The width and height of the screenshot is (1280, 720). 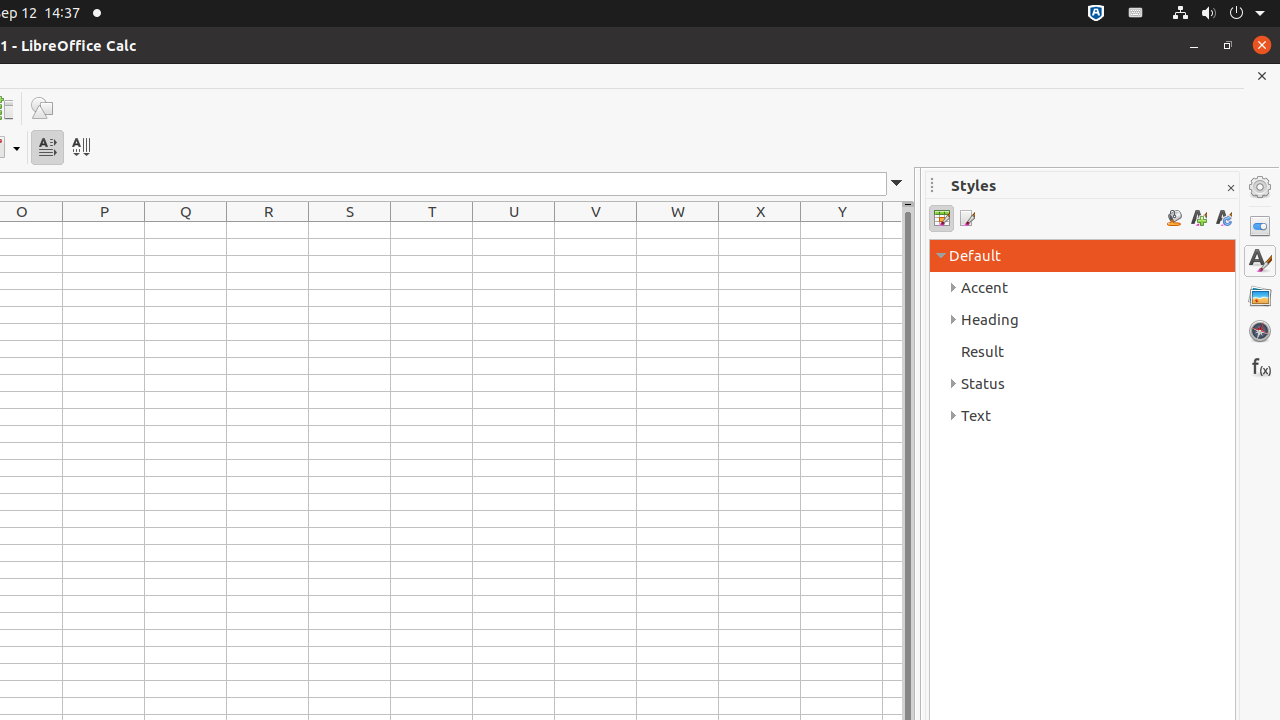 What do you see at coordinates (678, 229) in the screenshot?
I see `'W1'` at bounding box center [678, 229].